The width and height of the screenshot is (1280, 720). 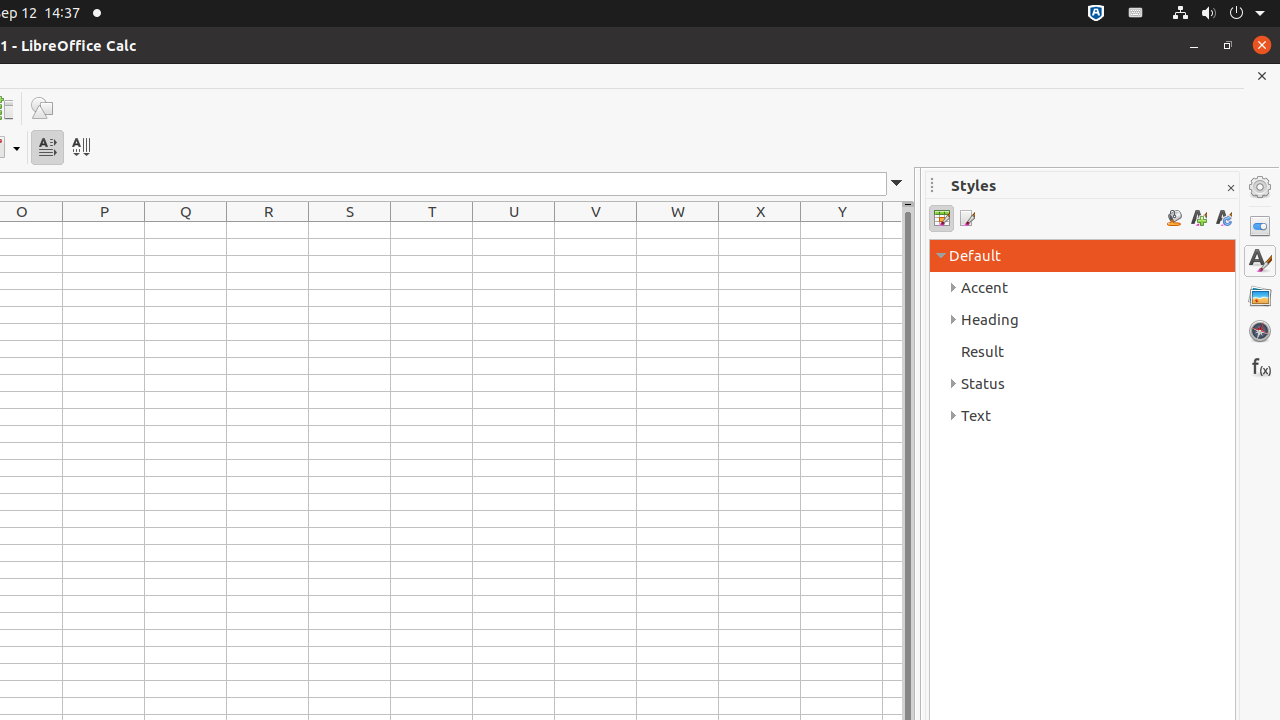 What do you see at coordinates (678, 229) in the screenshot?
I see `'W1'` at bounding box center [678, 229].